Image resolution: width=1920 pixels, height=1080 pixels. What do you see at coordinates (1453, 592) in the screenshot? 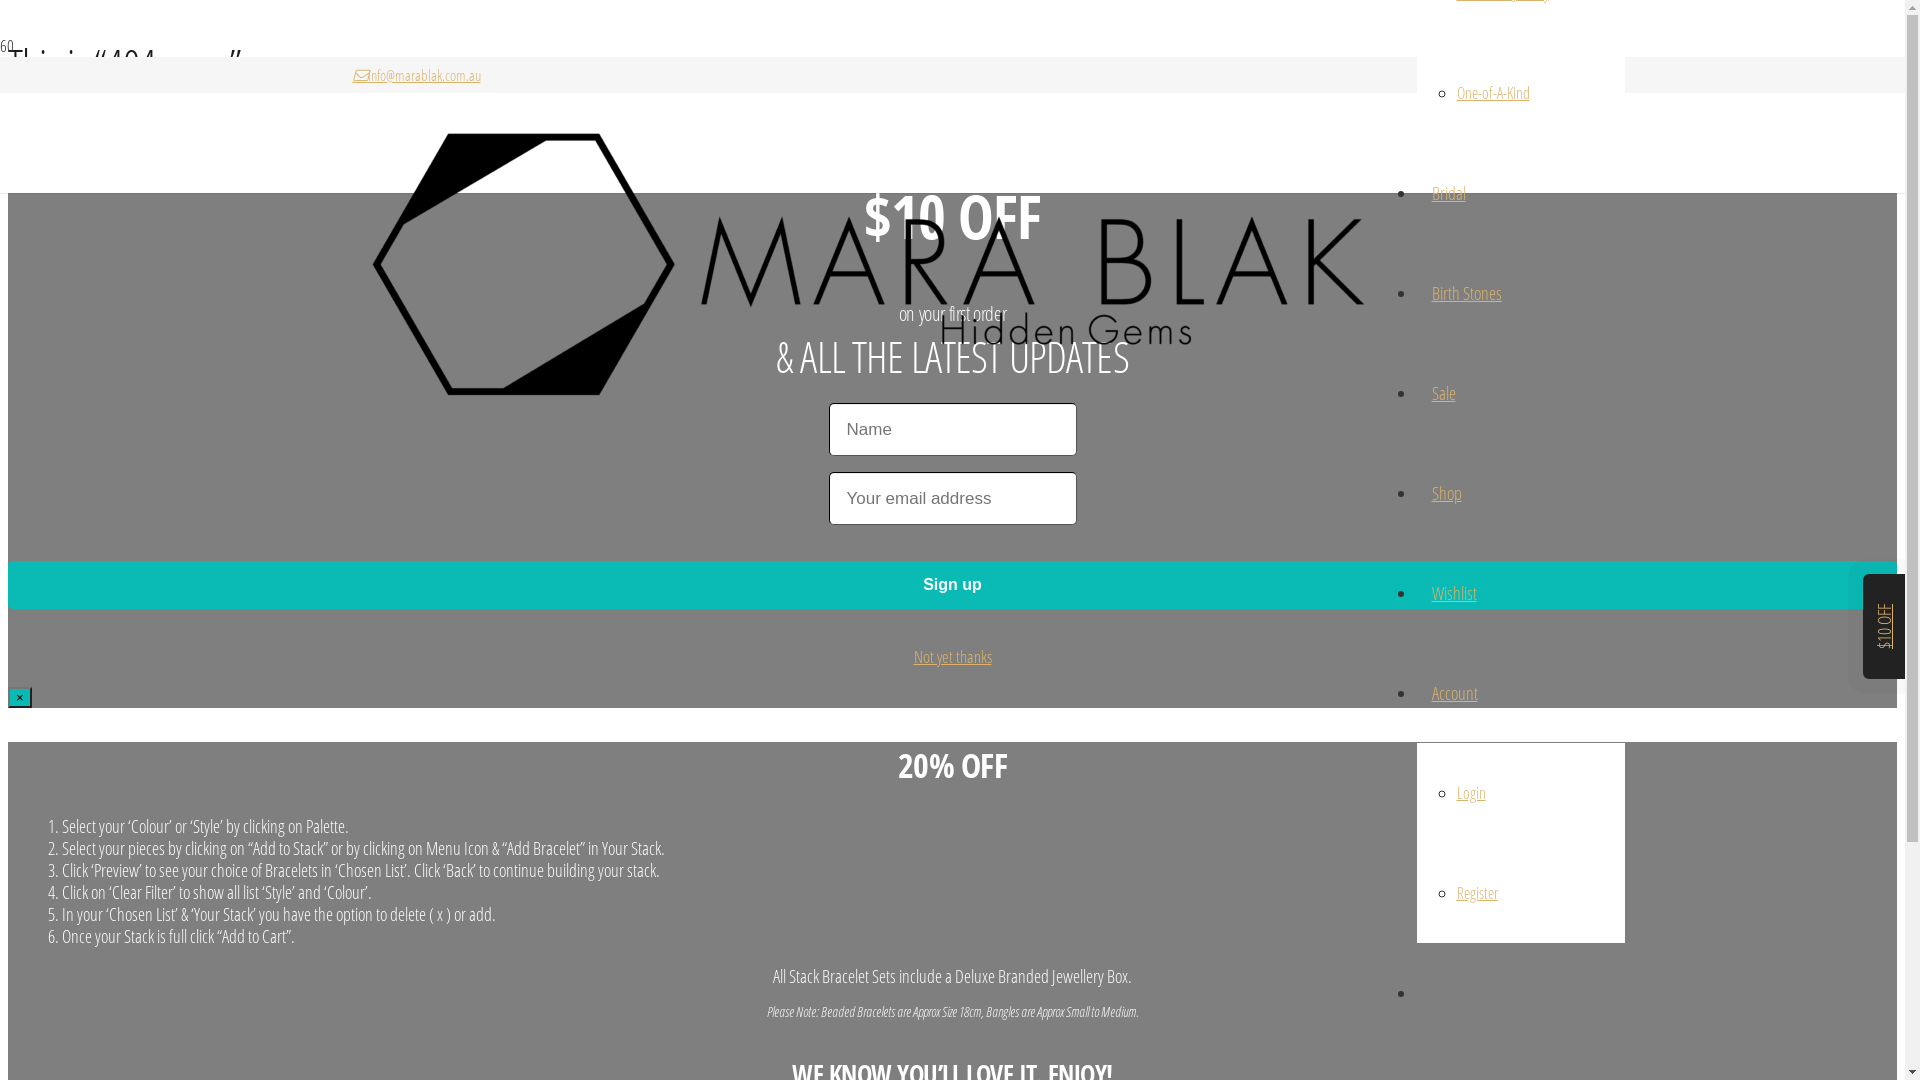
I see `'Wishlist'` at bounding box center [1453, 592].